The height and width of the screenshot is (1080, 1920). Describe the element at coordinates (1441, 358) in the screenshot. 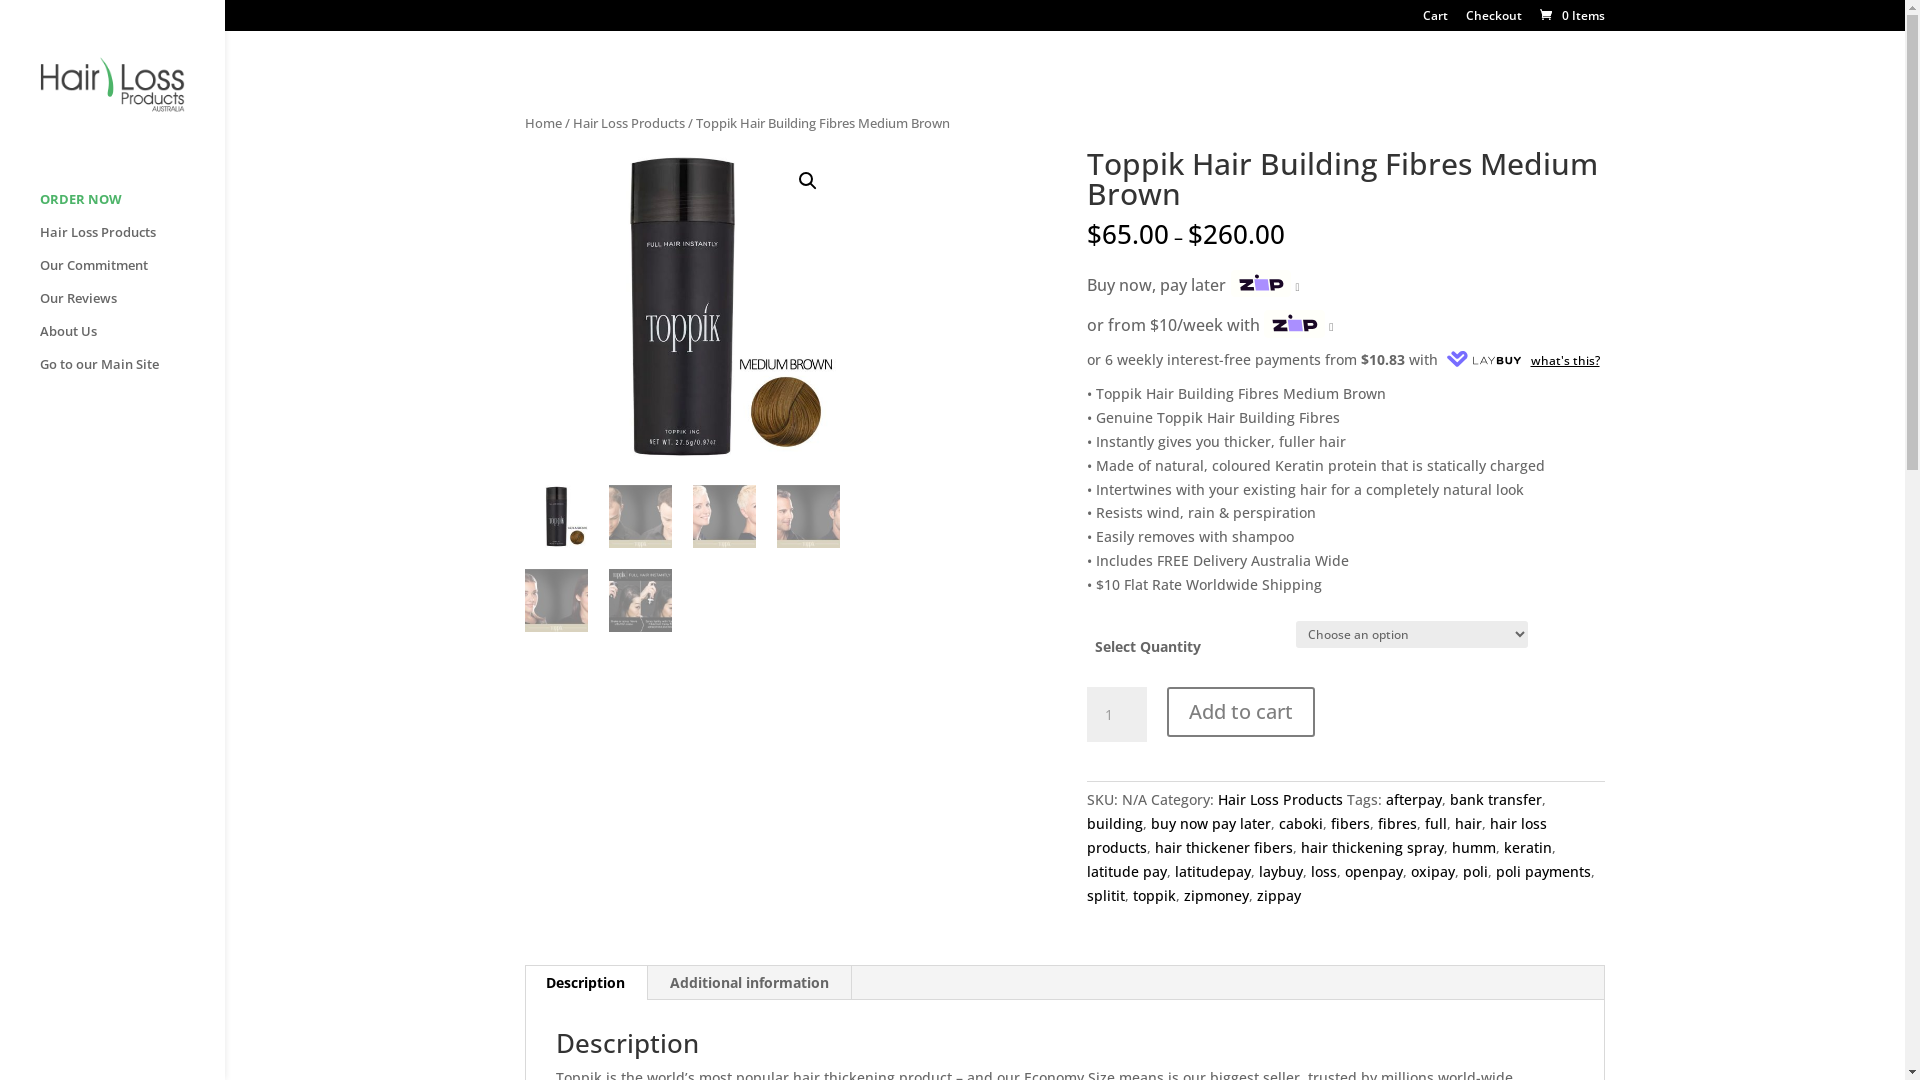

I see `'what's this?'` at that location.